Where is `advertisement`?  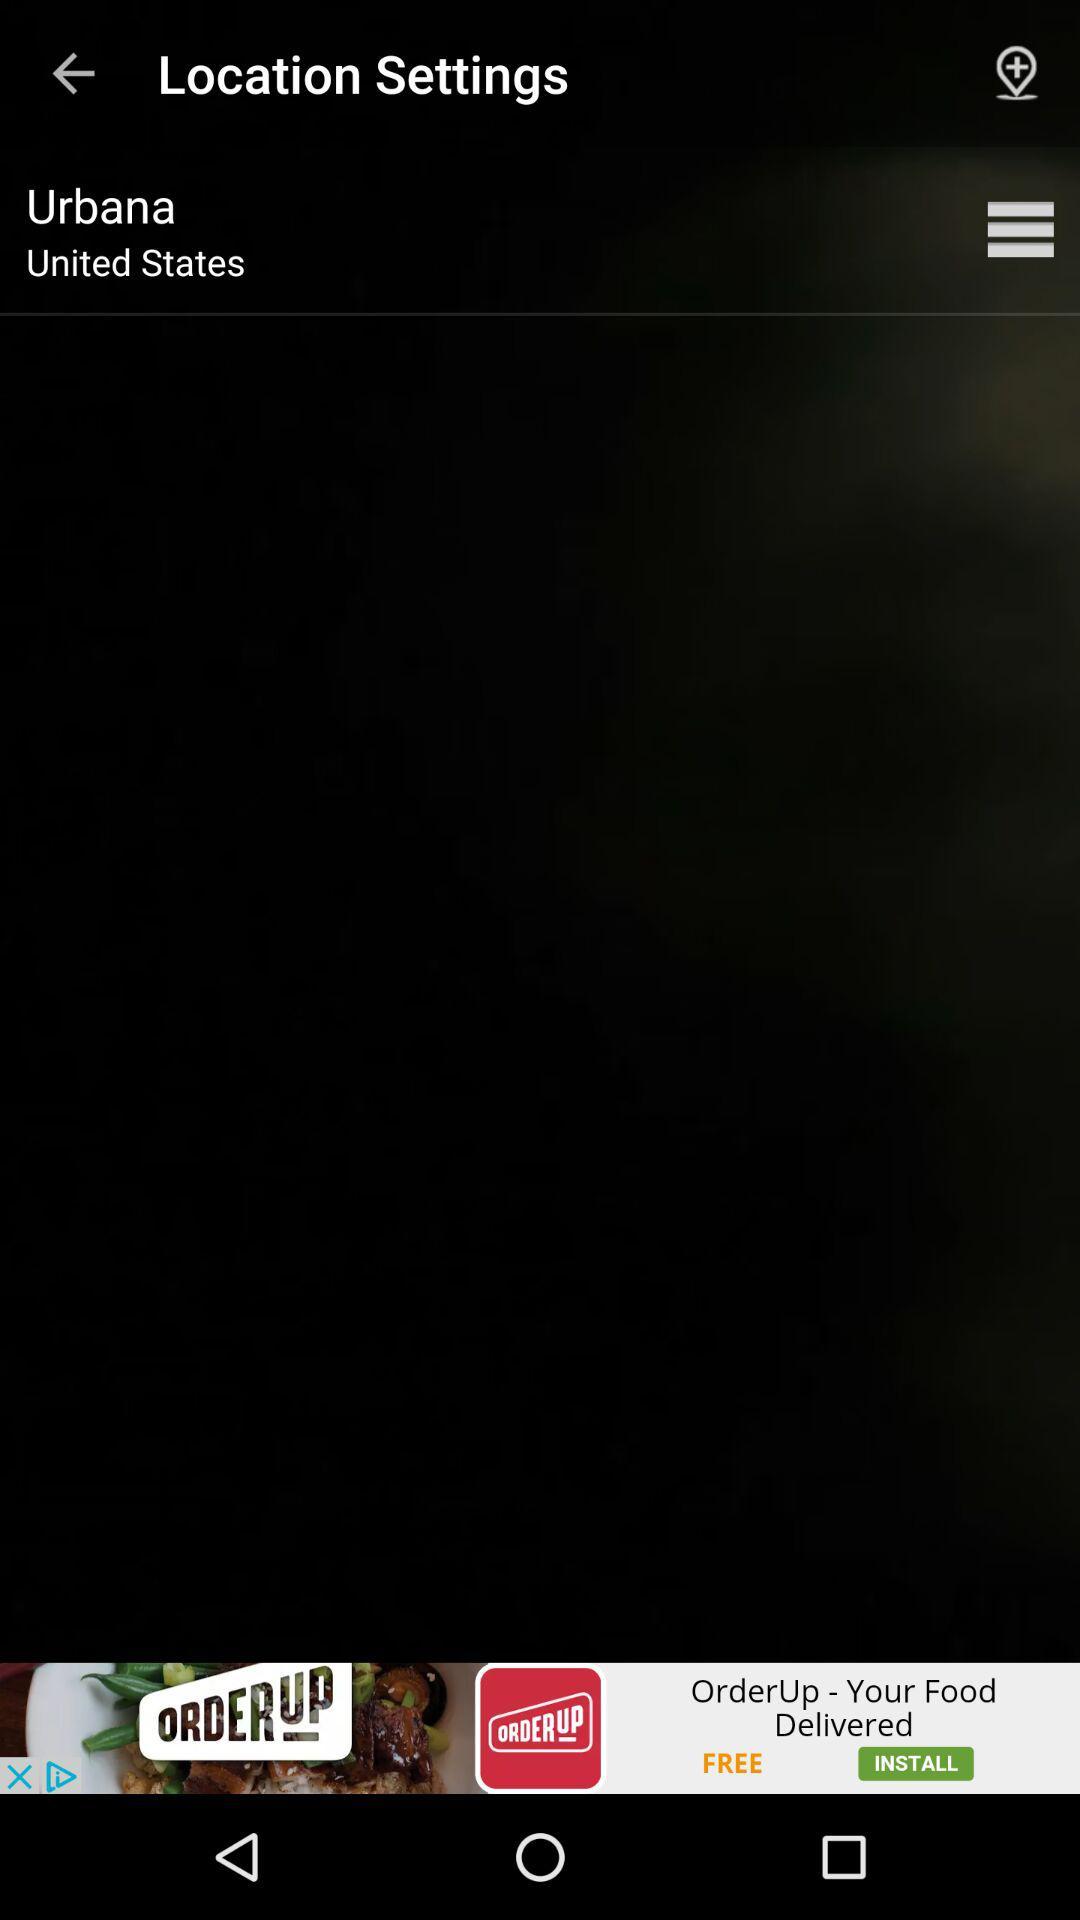
advertisement is located at coordinates (540, 1727).